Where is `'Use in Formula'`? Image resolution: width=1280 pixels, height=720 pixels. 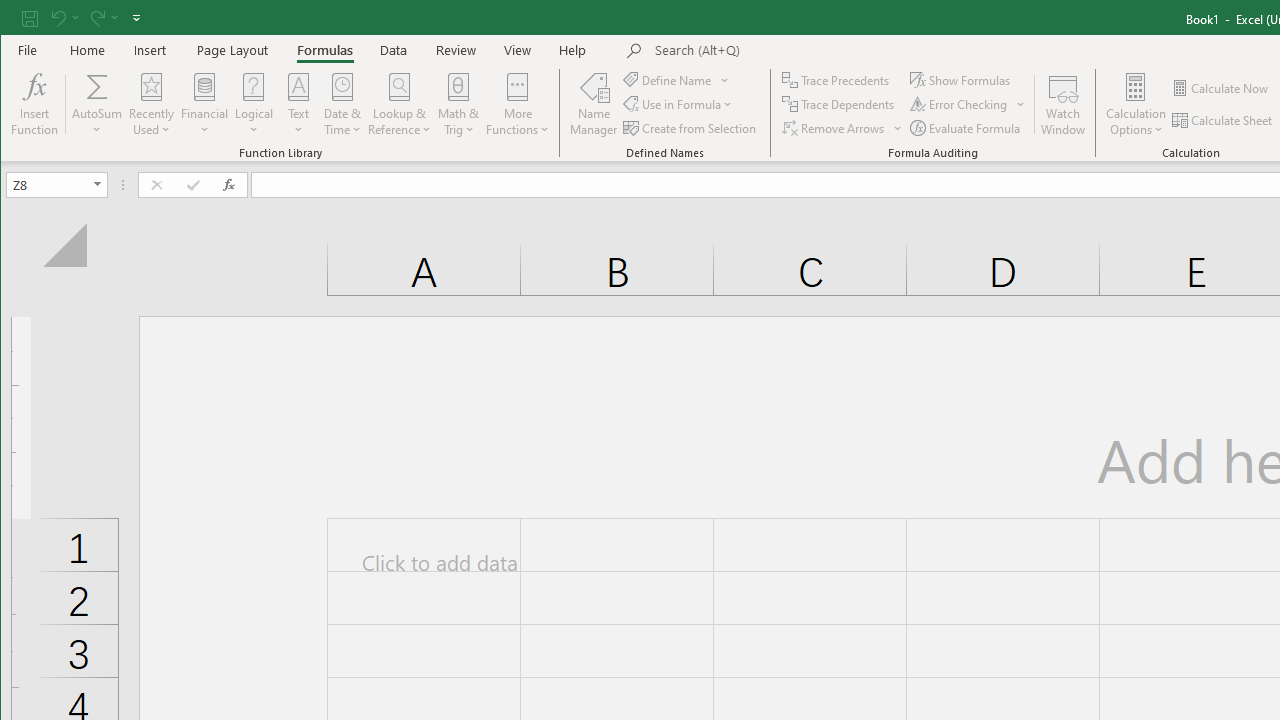
'Use in Formula' is located at coordinates (679, 104).